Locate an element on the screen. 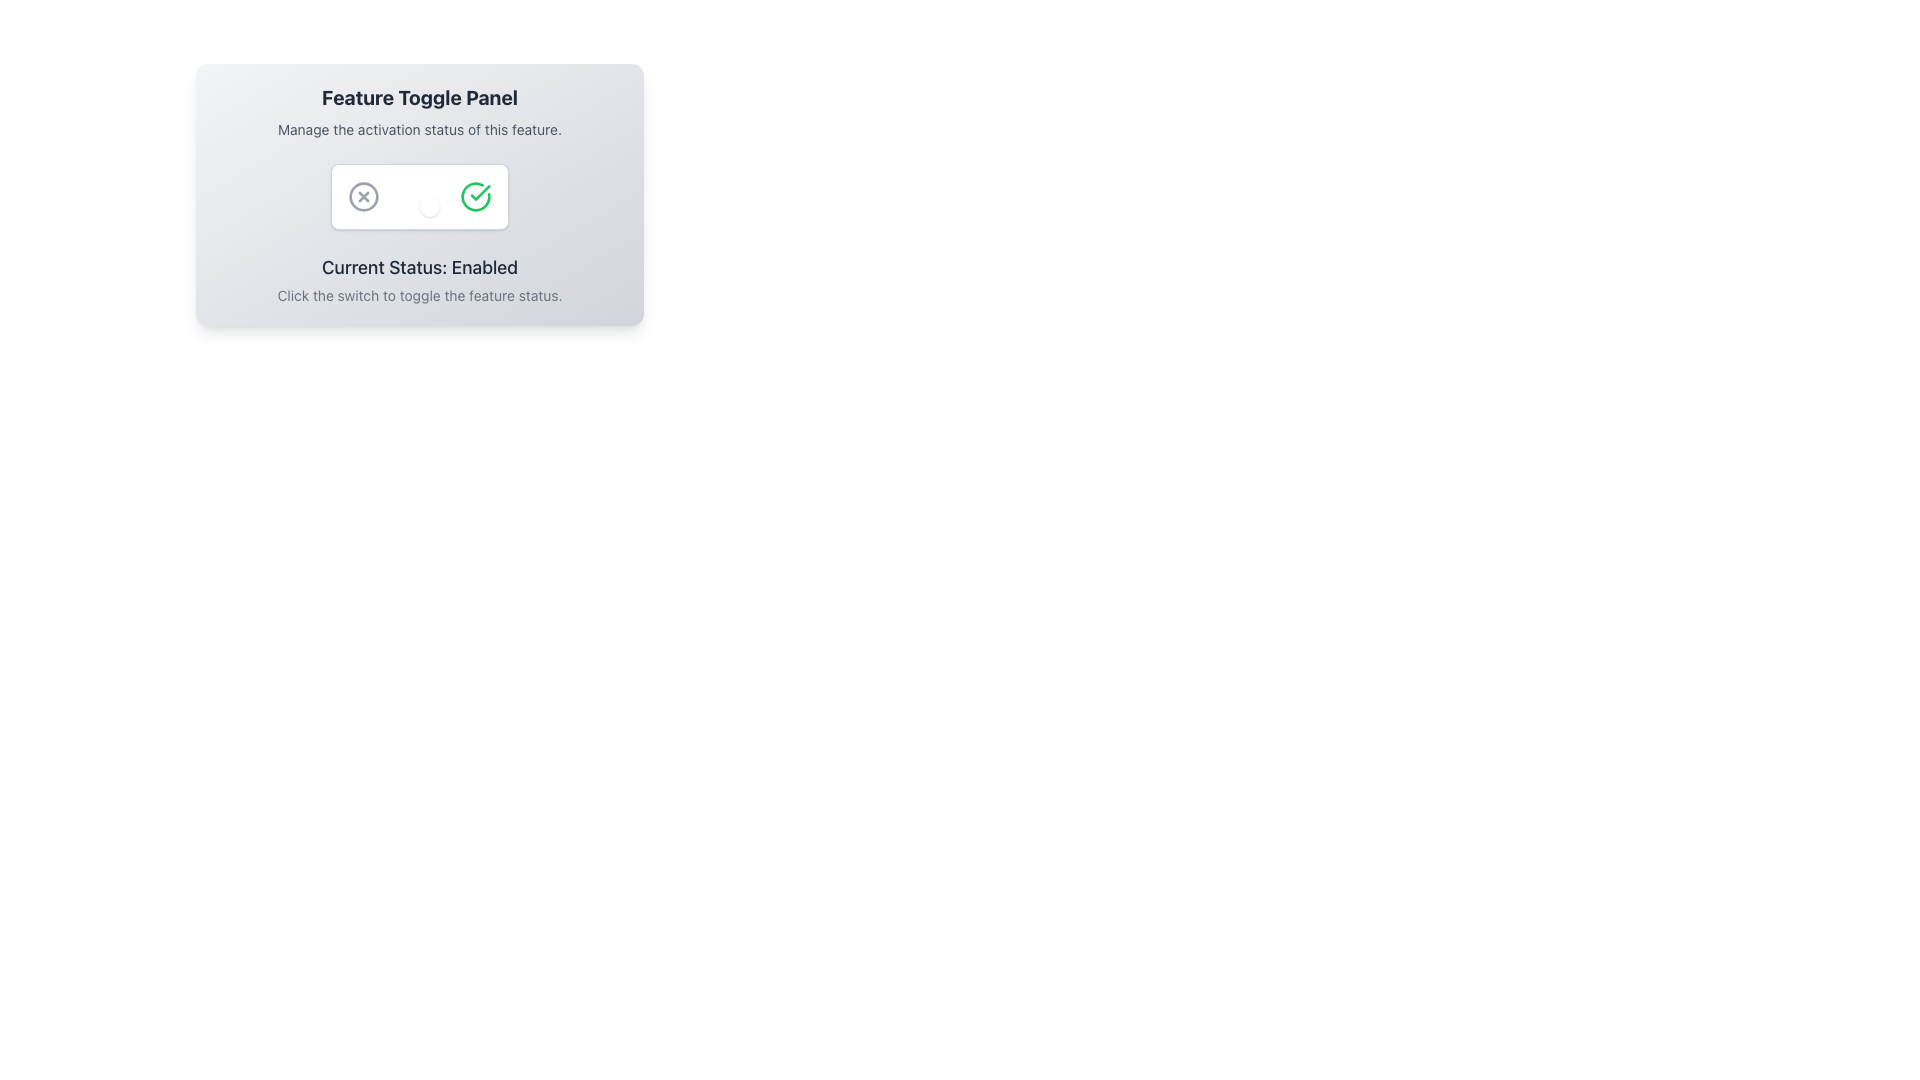 This screenshot has height=1080, width=1920. the close icon, which is a circular icon with a gray border and a gray 'X' symbol in the center, located in the 'Feature Toggle Panel' is located at coordinates (364, 196).